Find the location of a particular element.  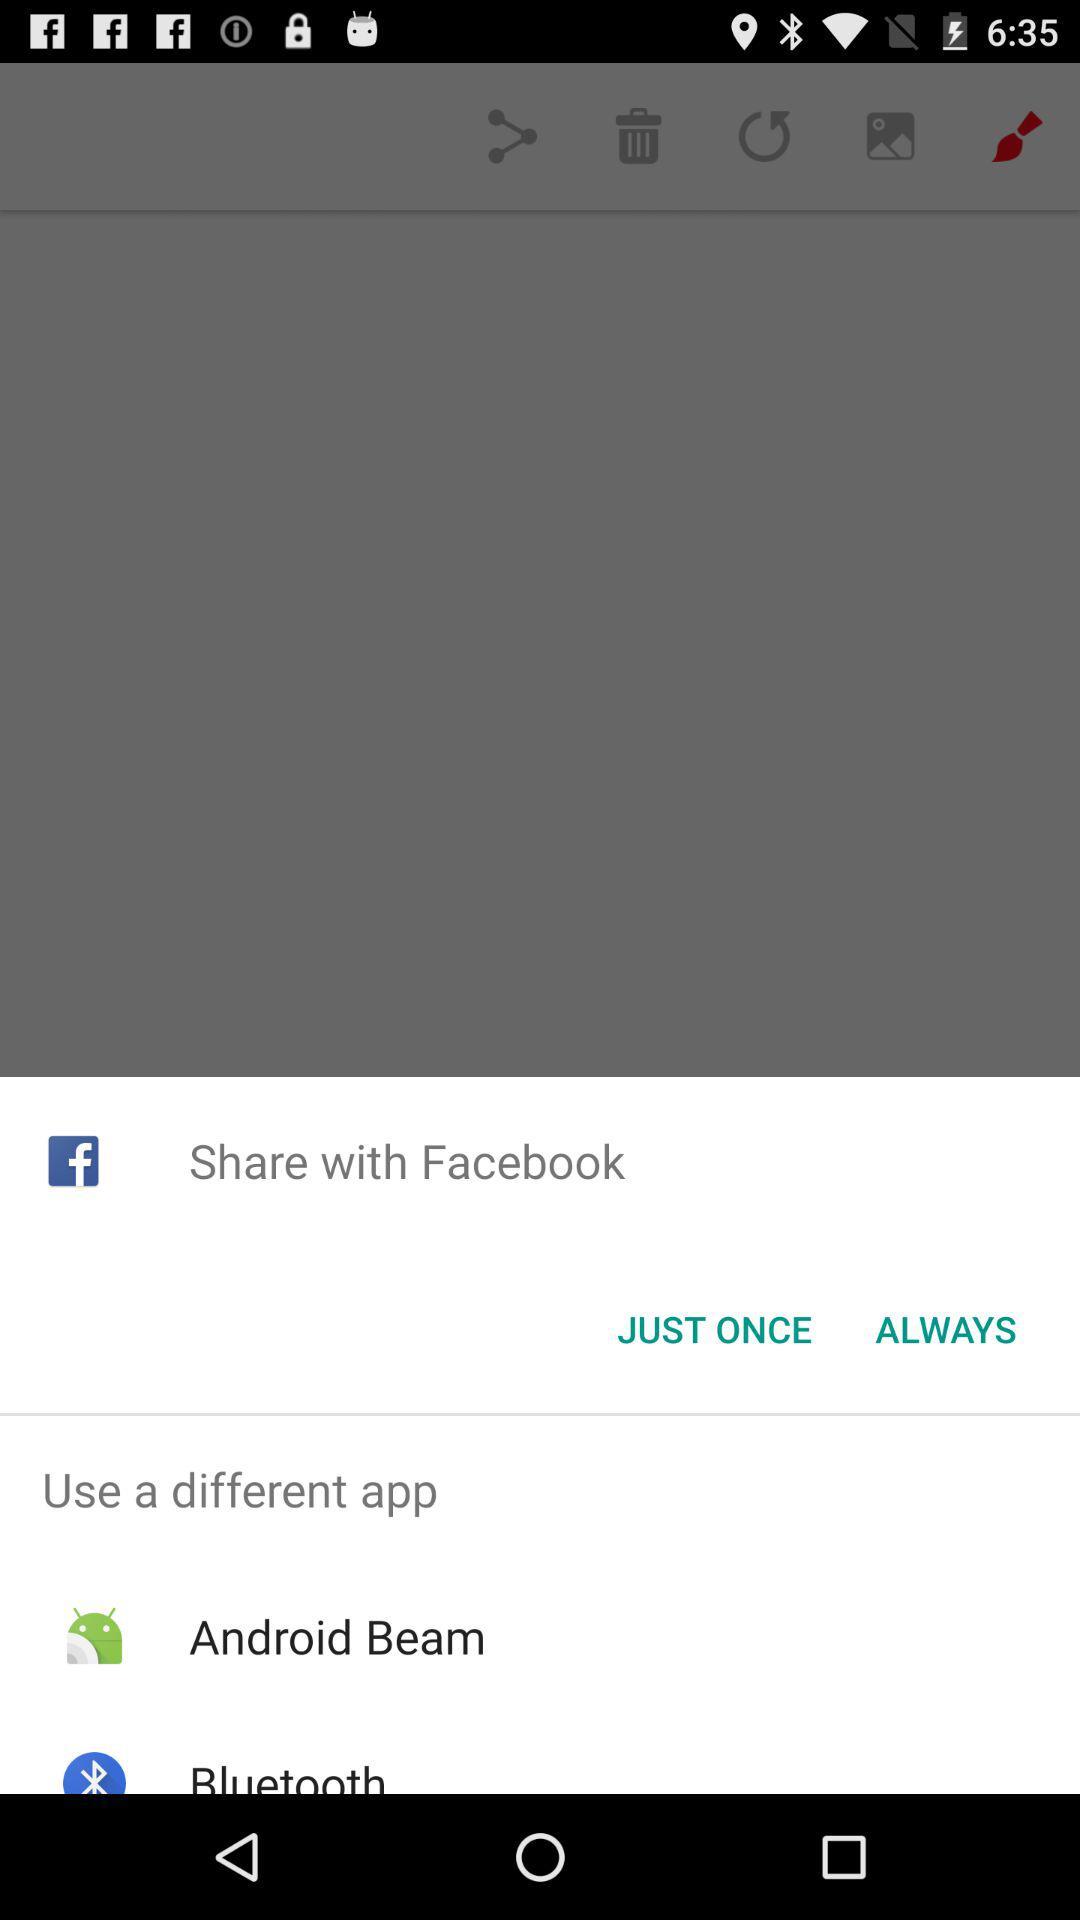

android beam app is located at coordinates (336, 1636).